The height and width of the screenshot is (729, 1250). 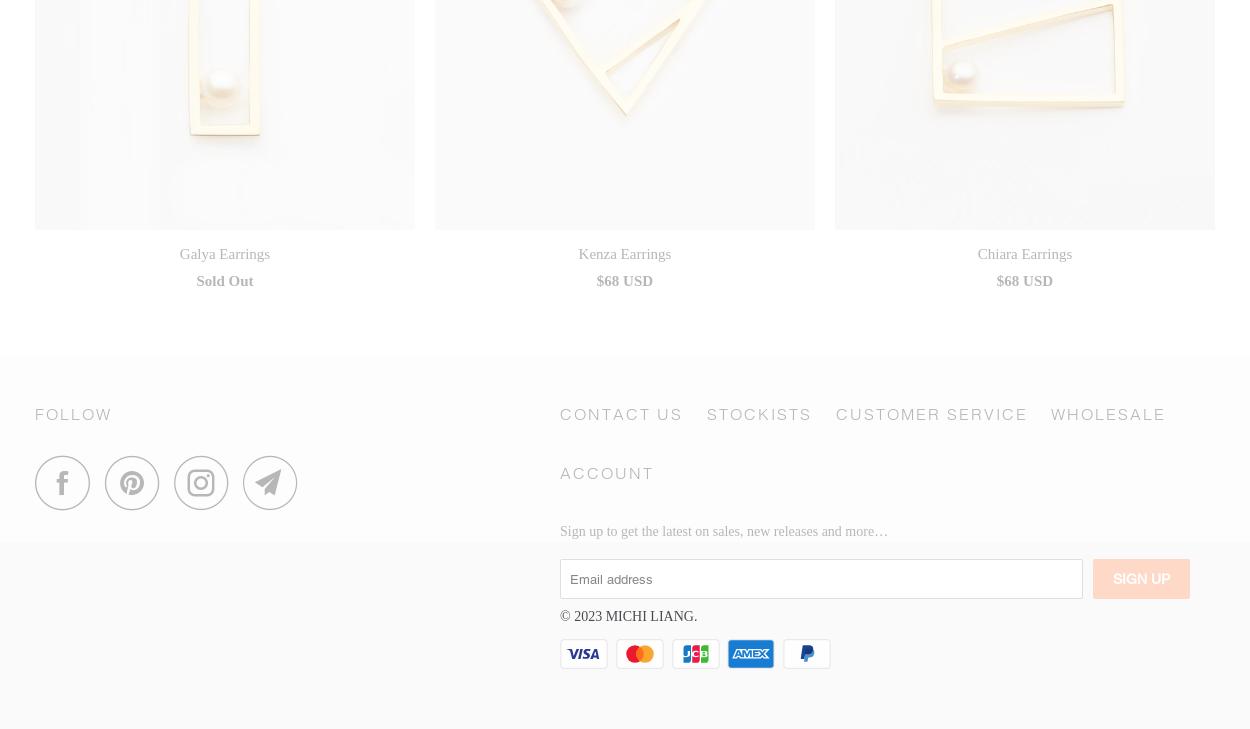 What do you see at coordinates (560, 413) in the screenshot?
I see `'Contact Us'` at bounding box center [560, 413].